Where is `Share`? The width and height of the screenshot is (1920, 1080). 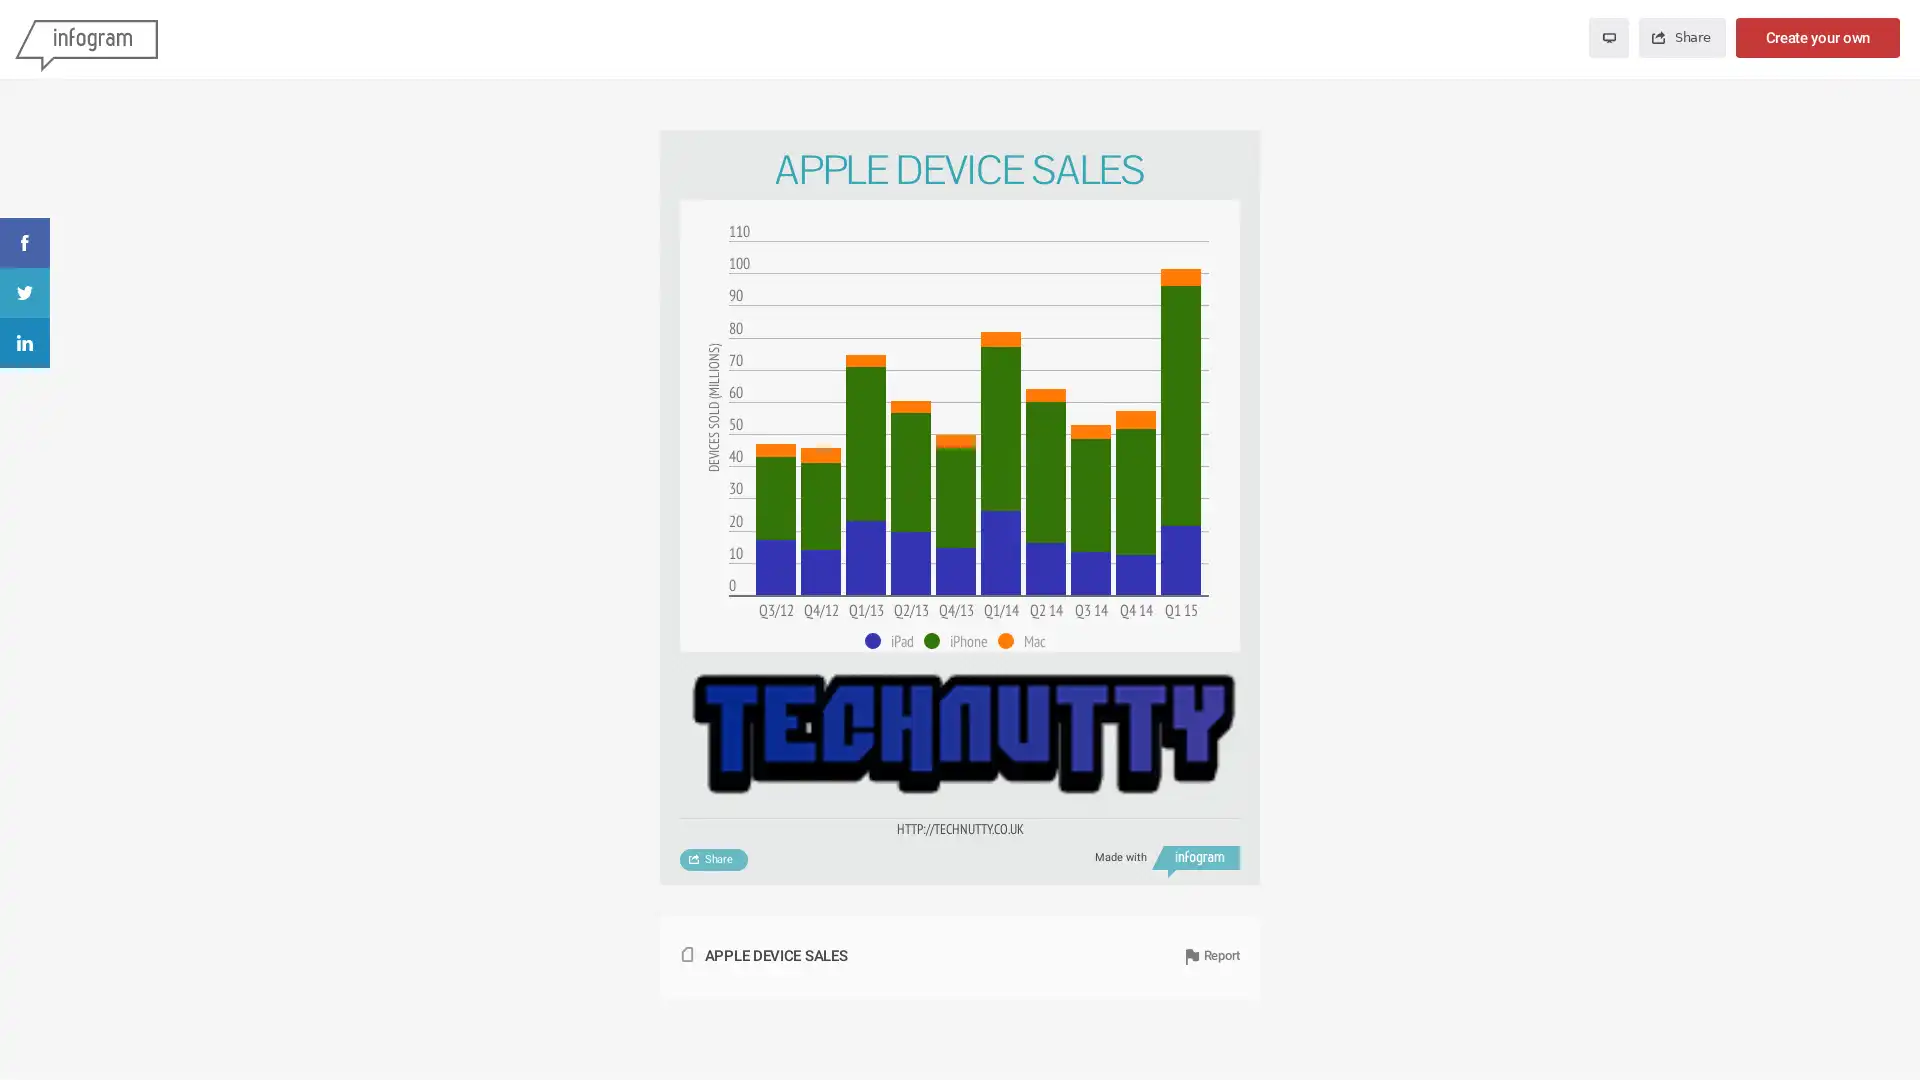
Share is located at coordinates (713, 858).